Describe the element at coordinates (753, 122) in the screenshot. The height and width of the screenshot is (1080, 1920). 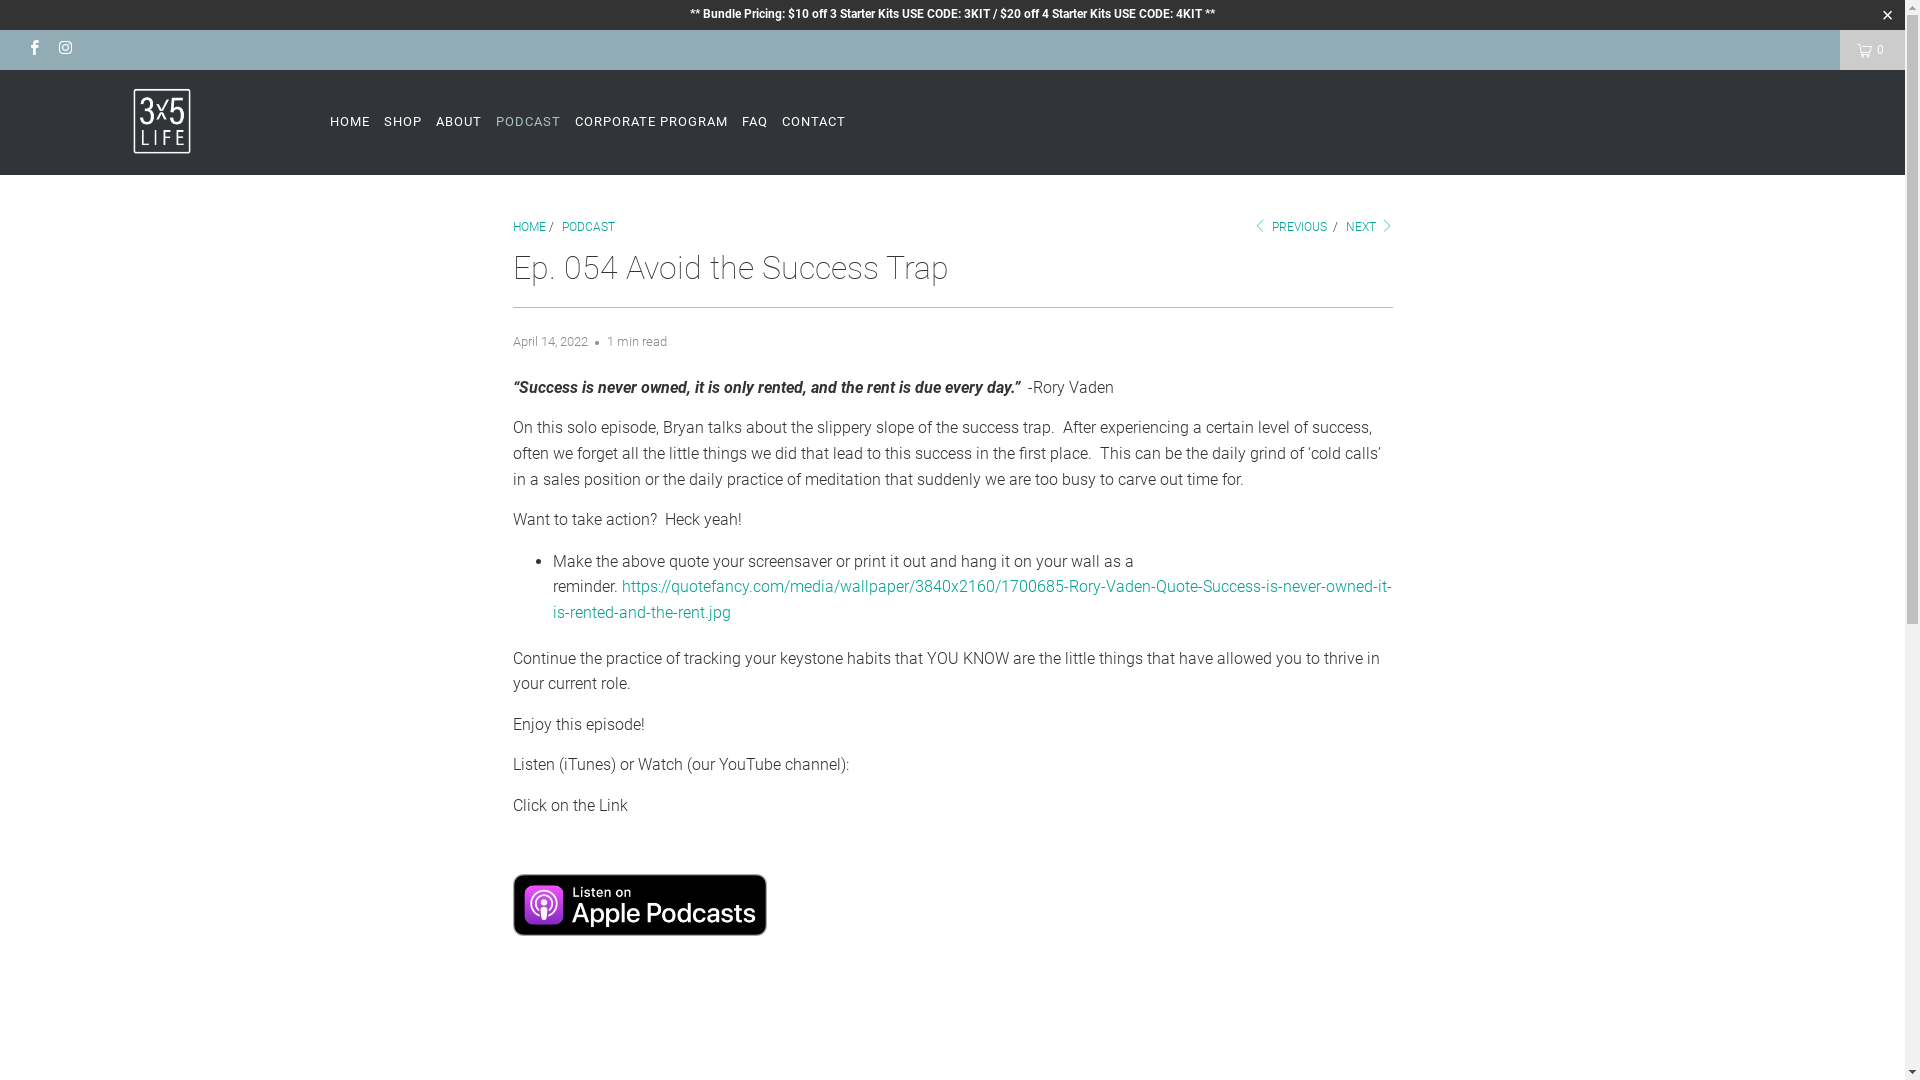
I see `'FAQ'` at that location.